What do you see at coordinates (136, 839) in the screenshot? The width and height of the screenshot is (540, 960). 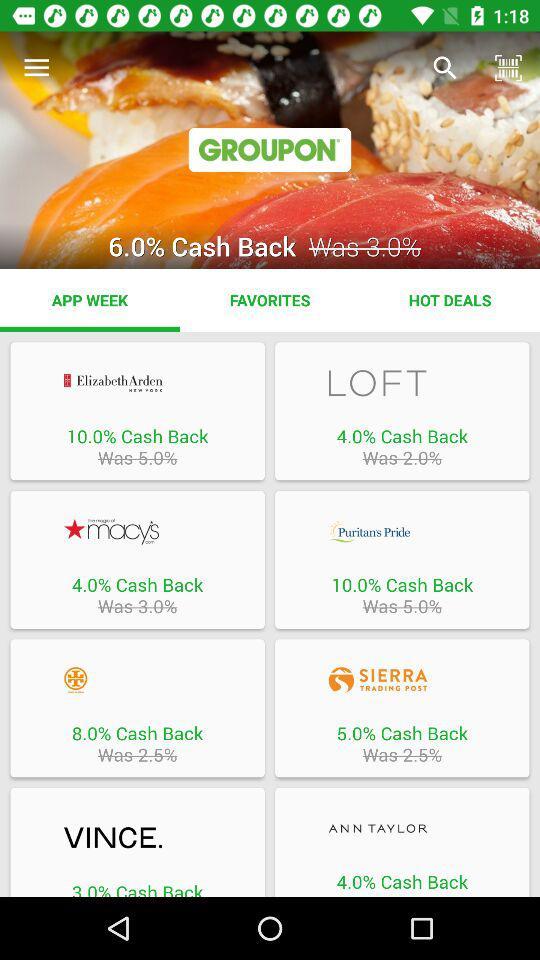 I see `click vince option` at bounding box center [136, 839].